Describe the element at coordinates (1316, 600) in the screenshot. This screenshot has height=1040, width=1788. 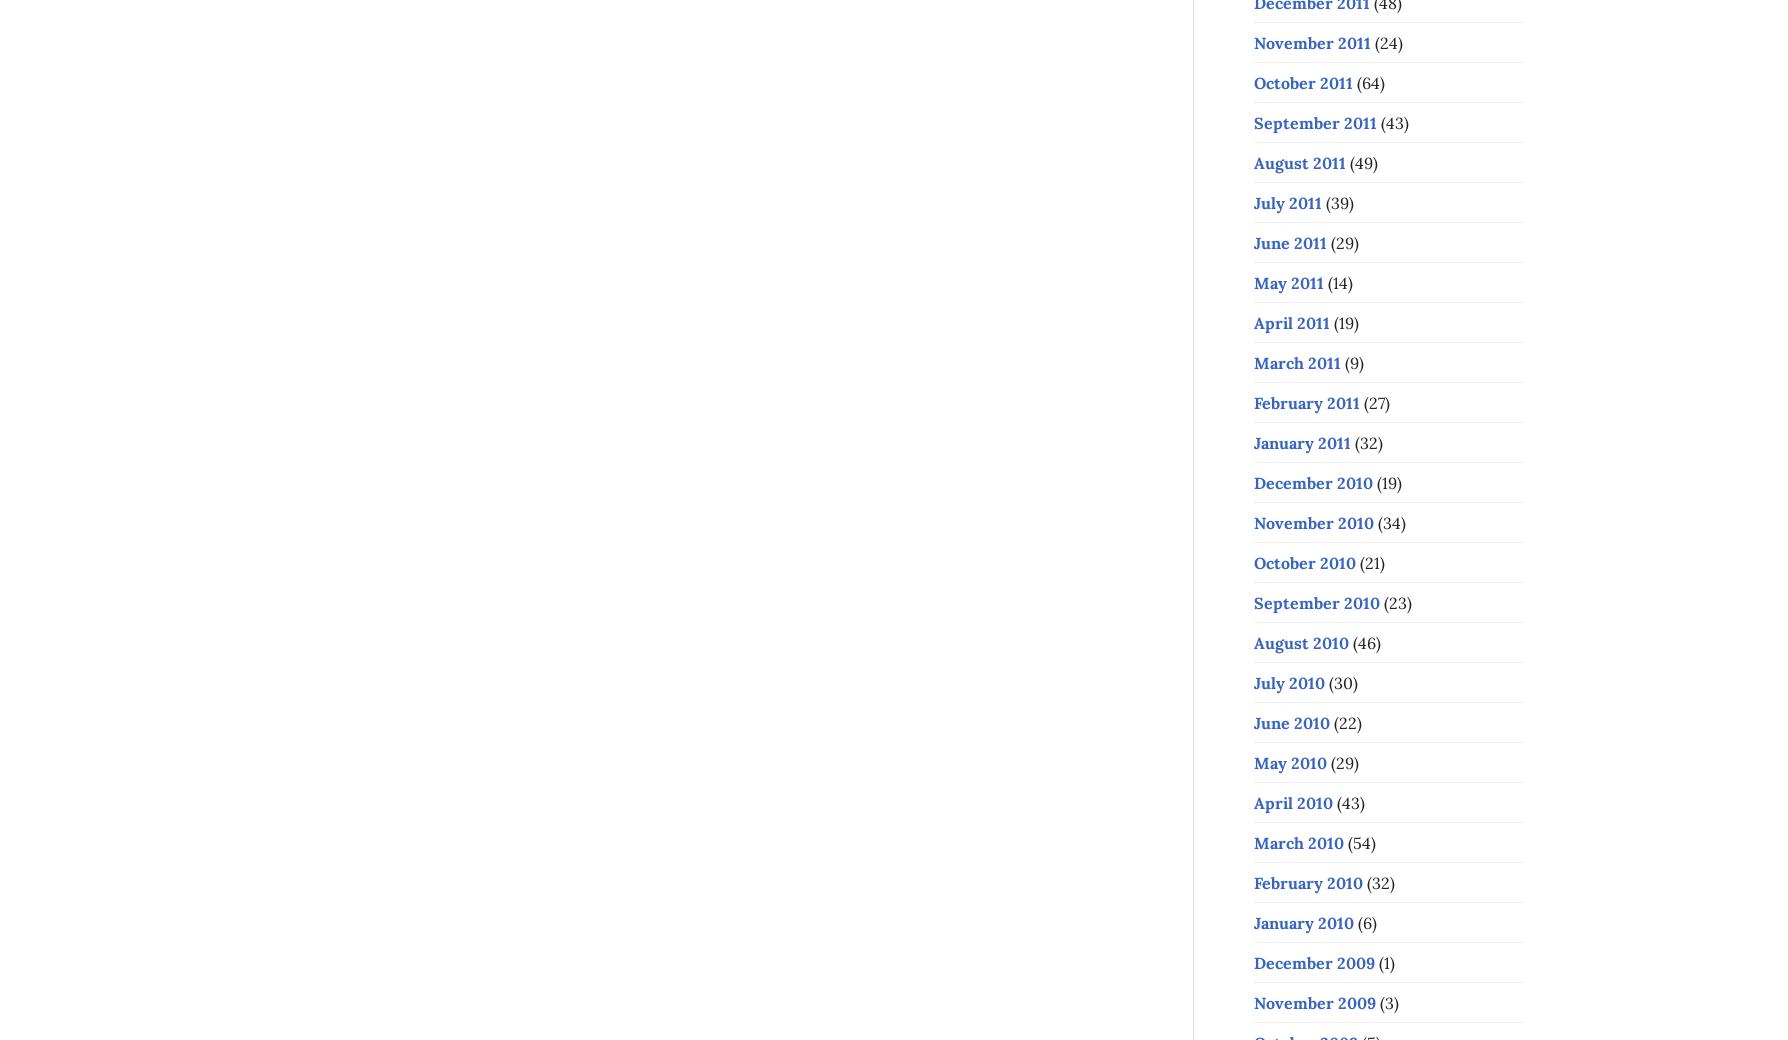
I see `'September 2010'` at that location.